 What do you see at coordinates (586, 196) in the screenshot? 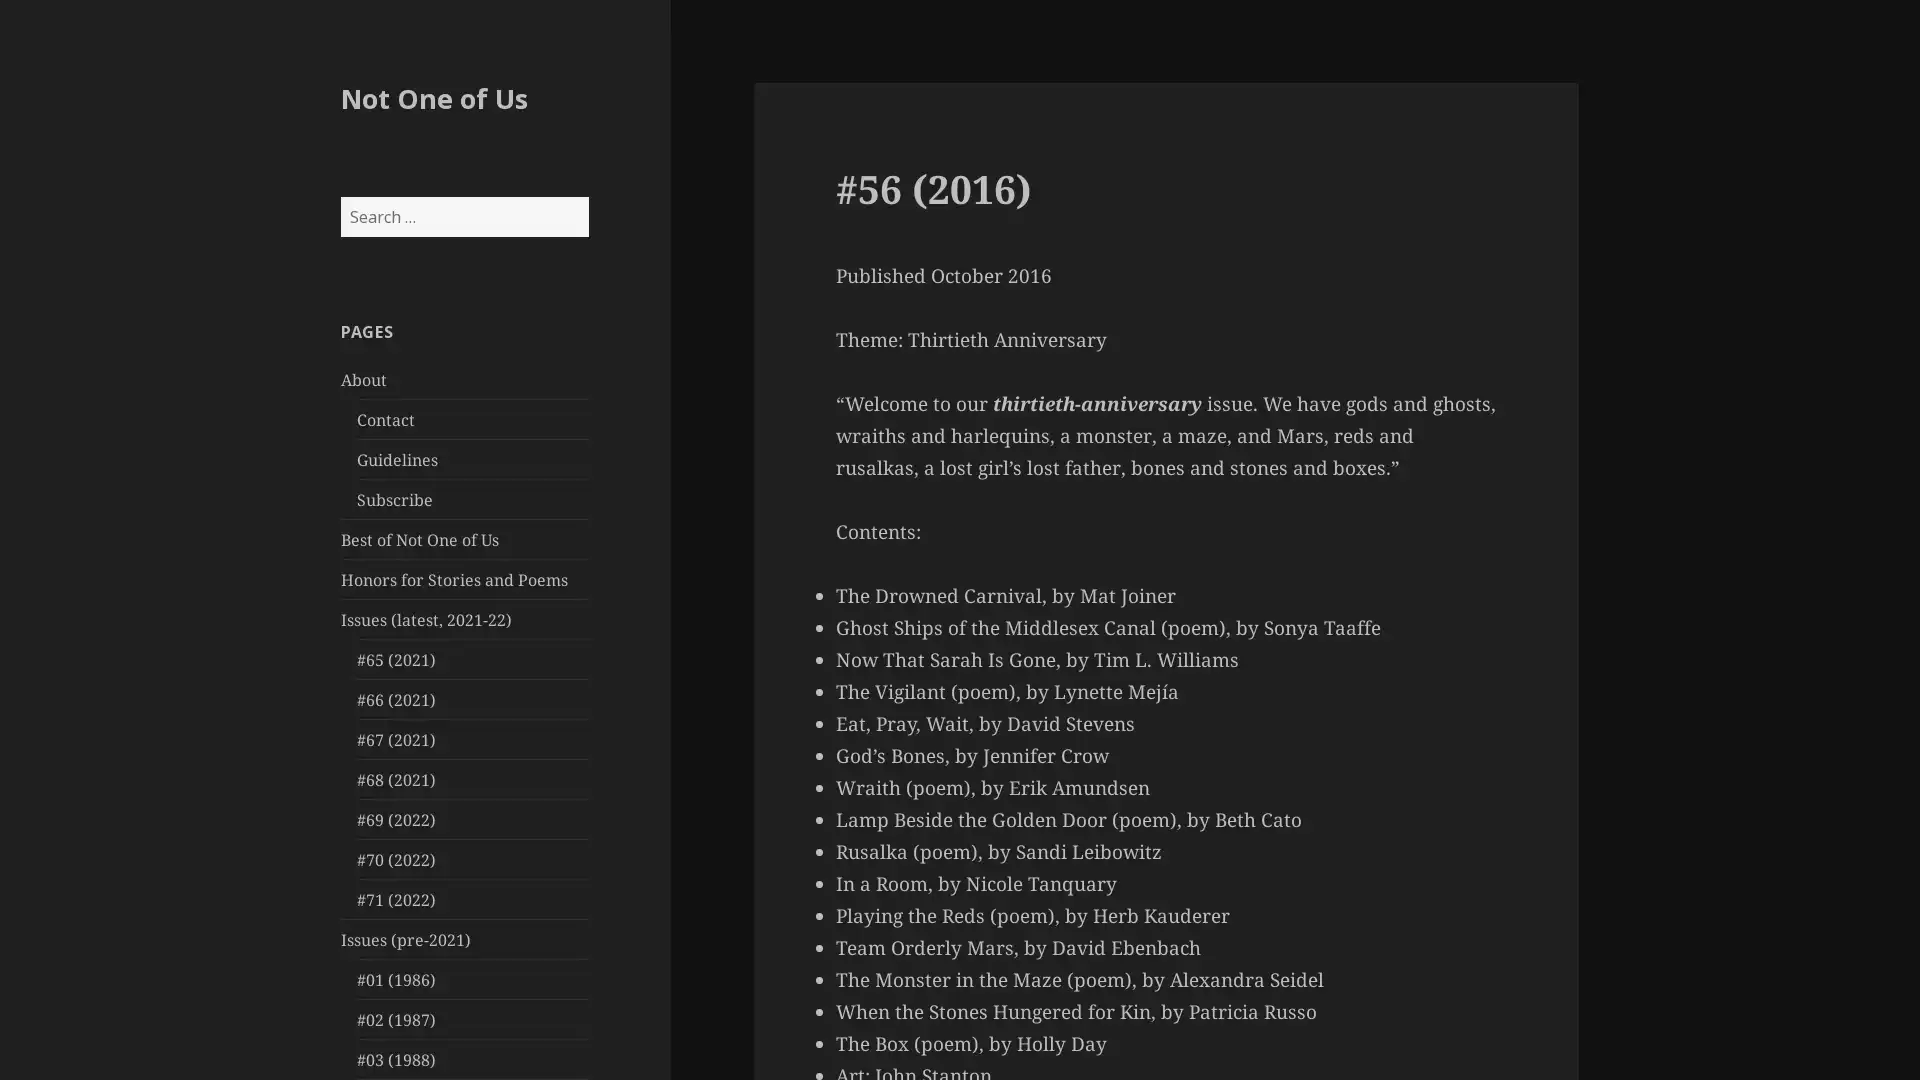
I see `Search` at bounding box center [586, 196].